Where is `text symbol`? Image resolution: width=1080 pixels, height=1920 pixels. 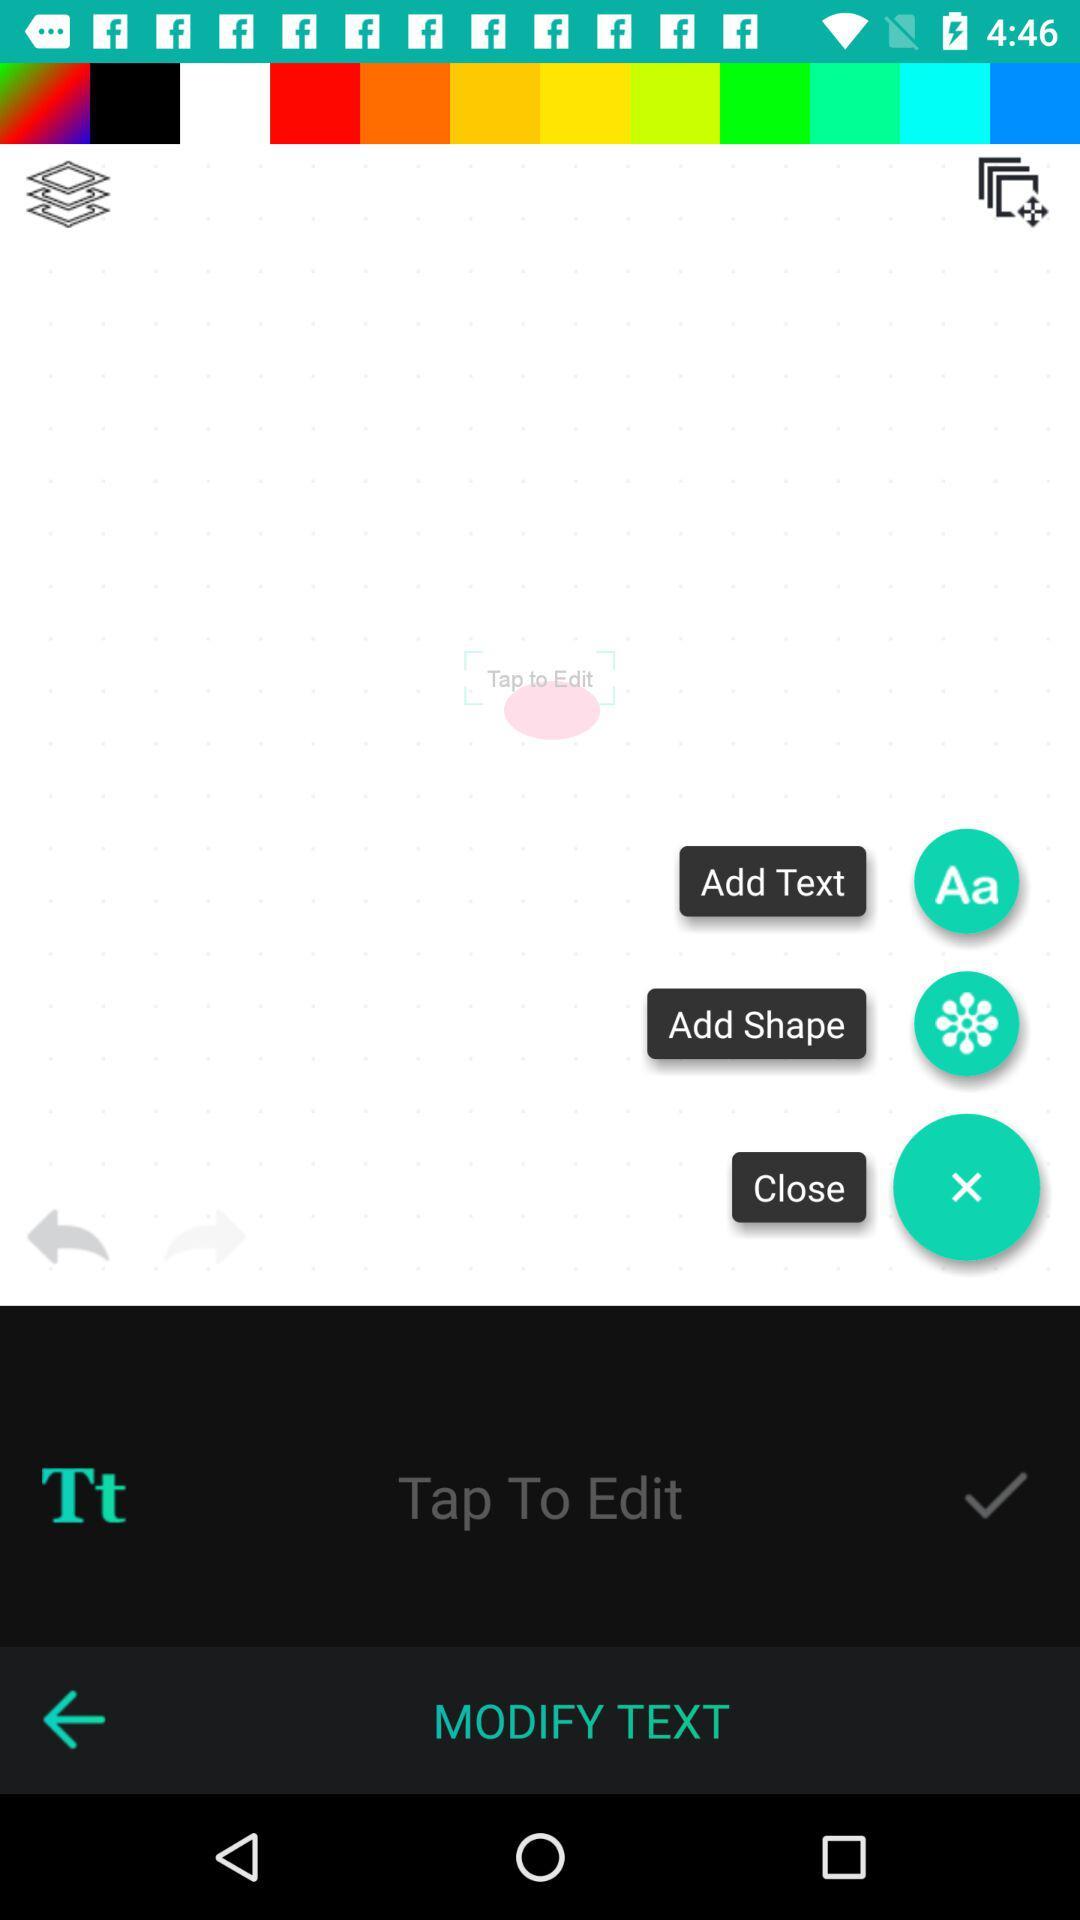 text symbol is located at coordinates (83, 1496).